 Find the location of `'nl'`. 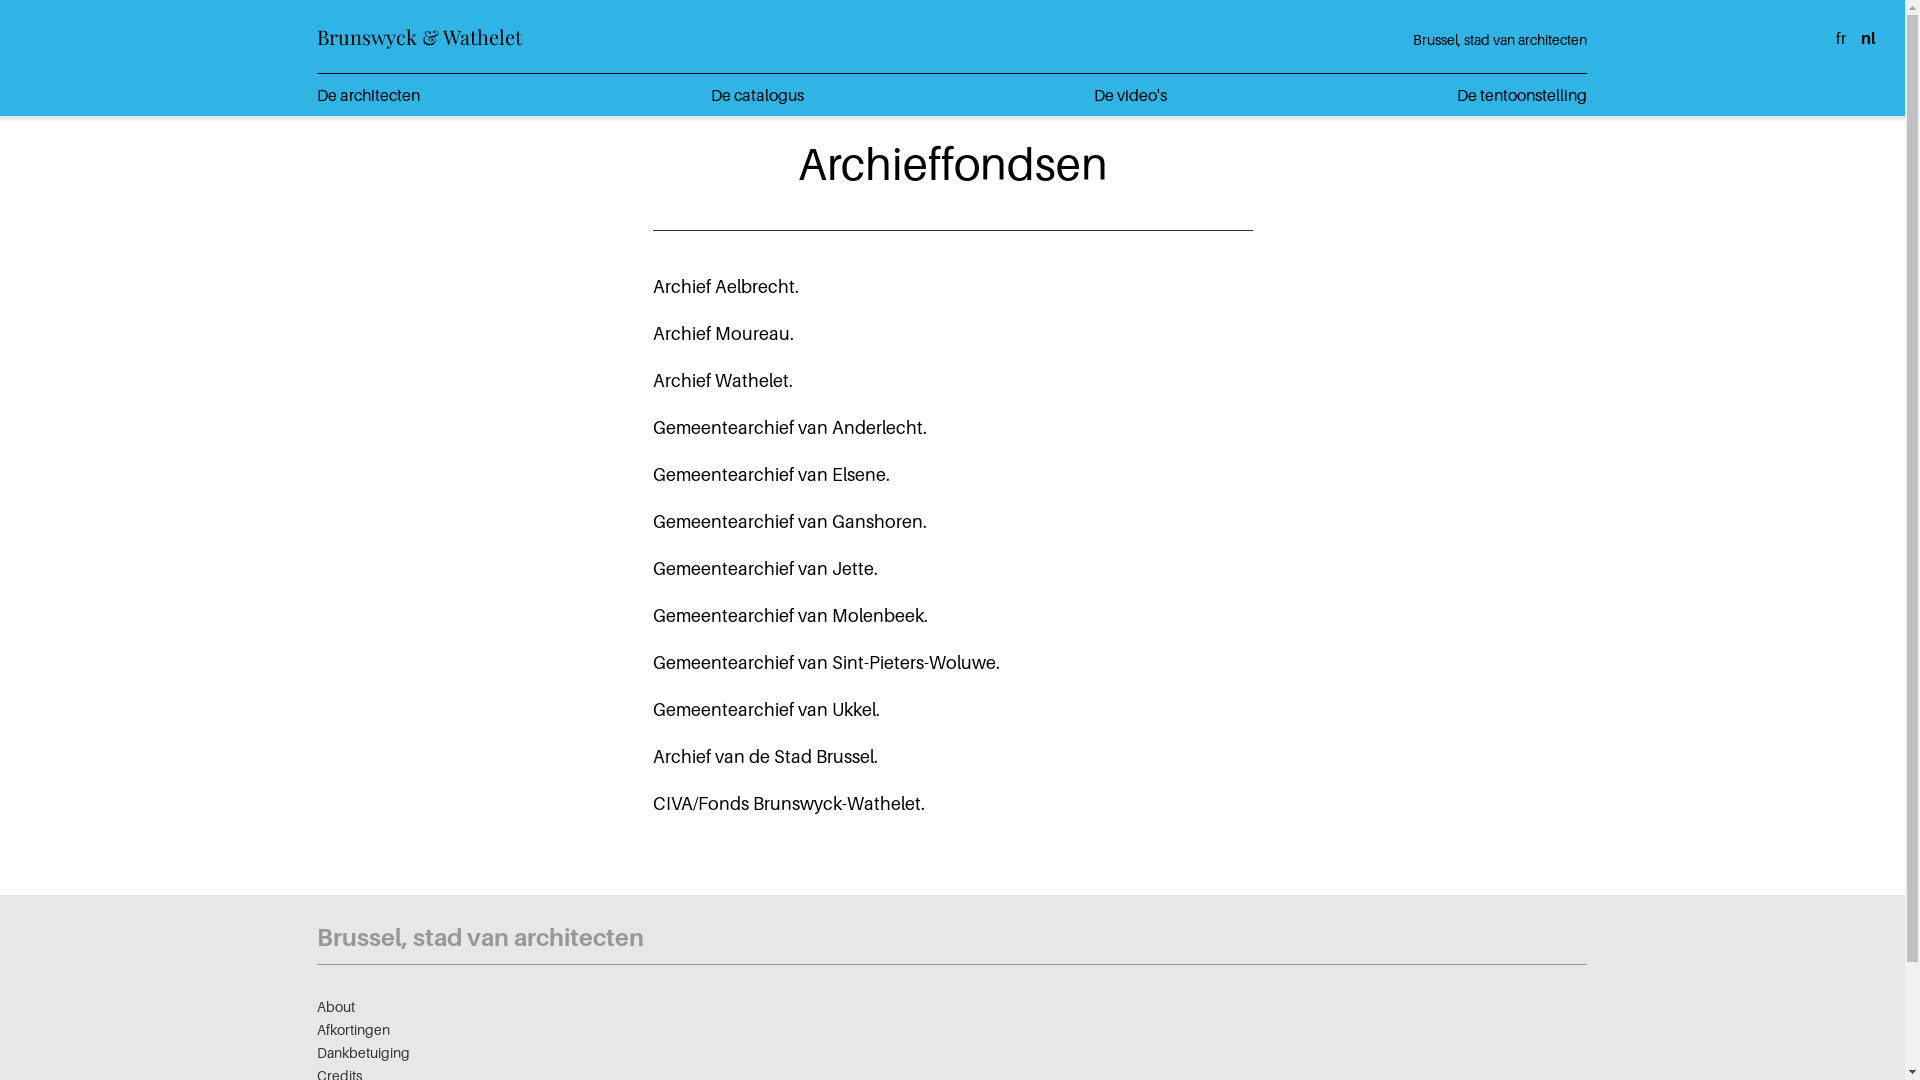

'nl' is located at coordinates (1866, 38).